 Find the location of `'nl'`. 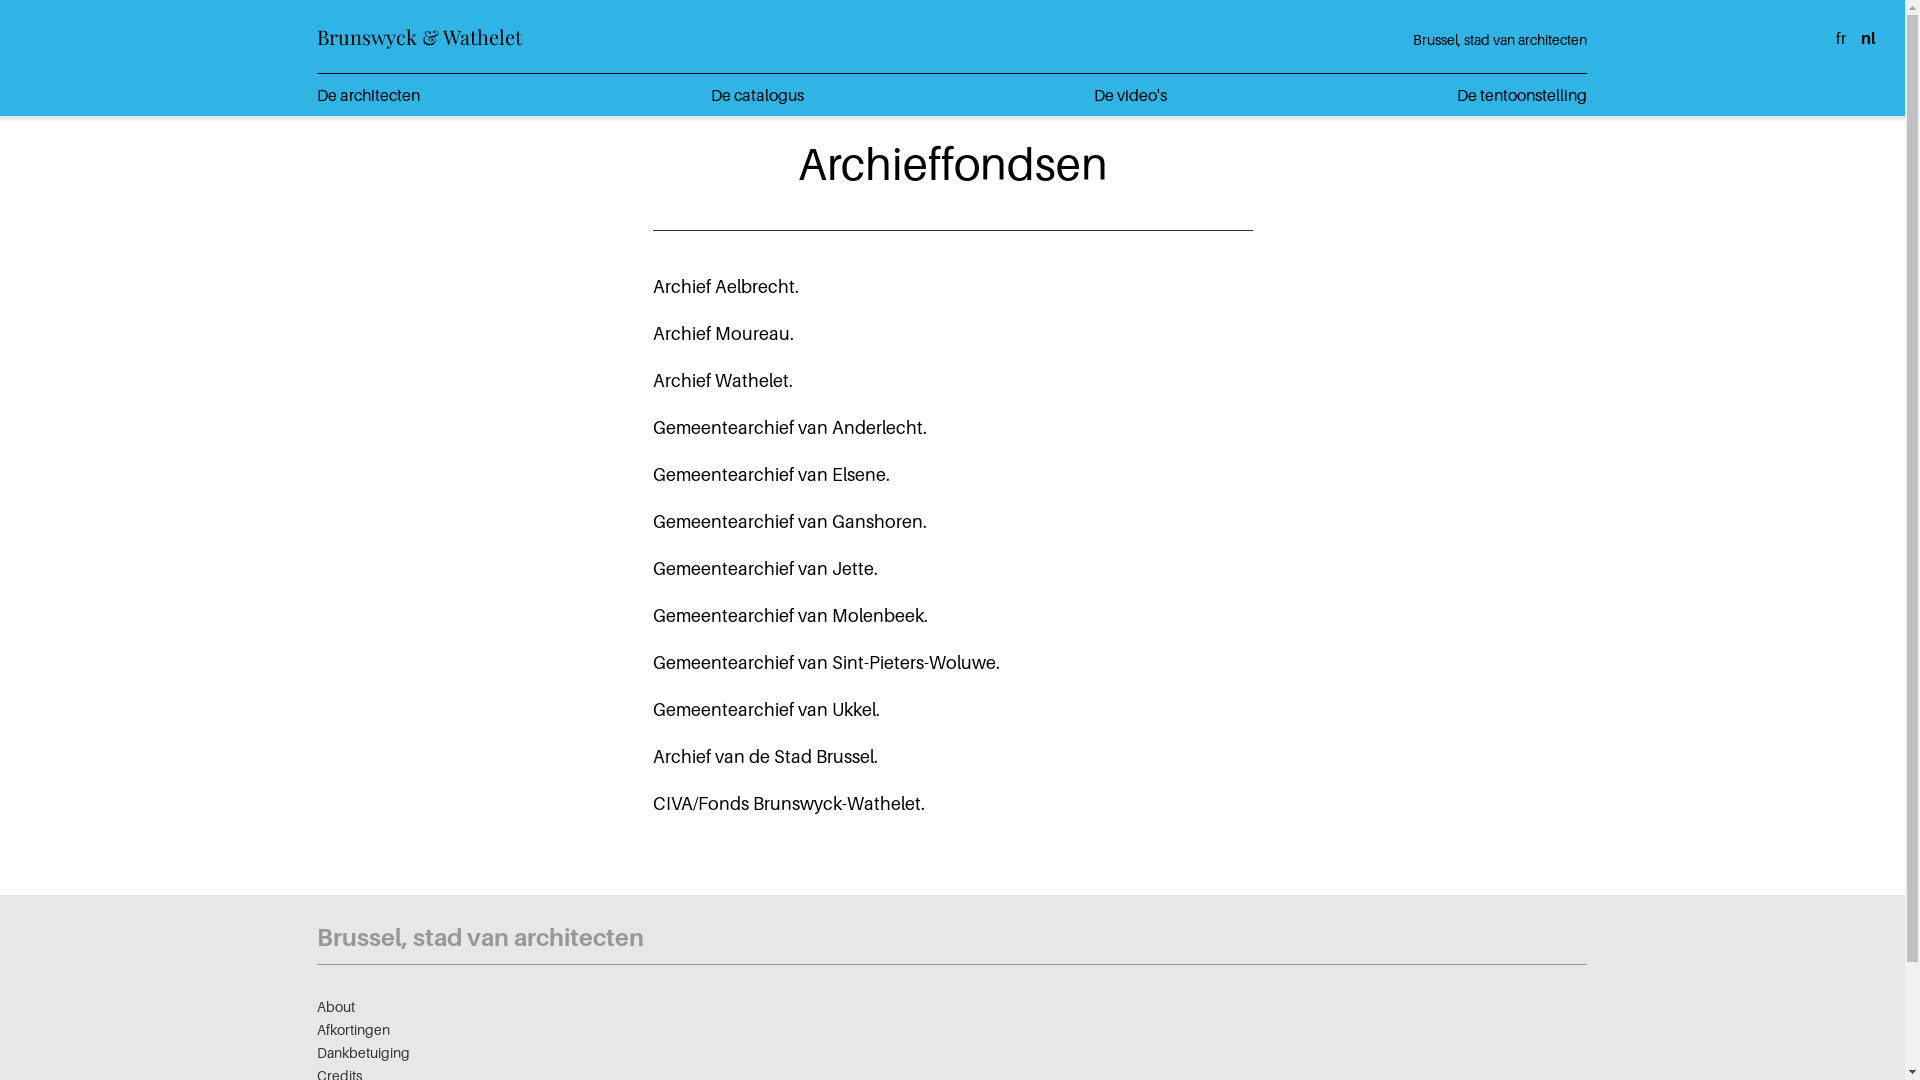

'nl' is located at coordinates (1866, 38).